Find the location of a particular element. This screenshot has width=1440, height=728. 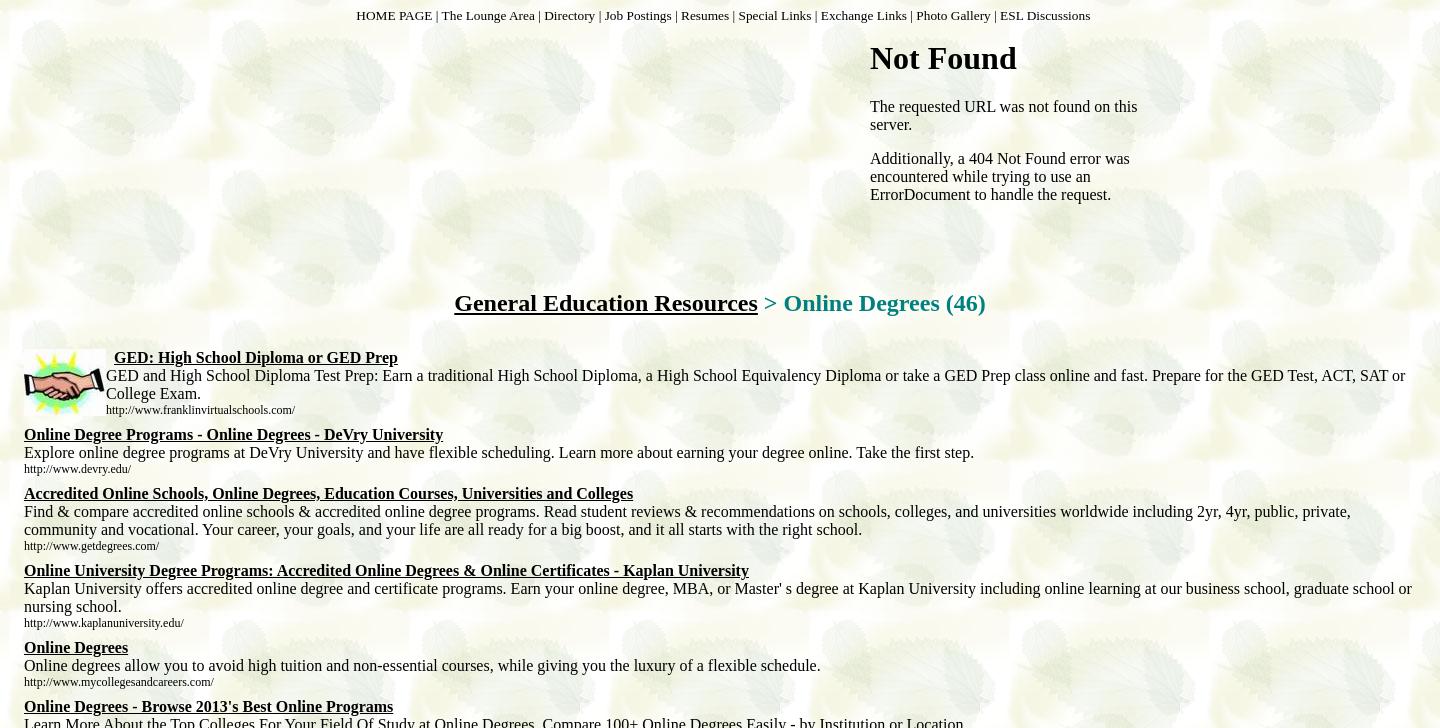

'Online degrees allow you to avoid high tuition and non-essential courses, while giving you the luxury of a flexible schedule.' is located at coordinates (422, 665).